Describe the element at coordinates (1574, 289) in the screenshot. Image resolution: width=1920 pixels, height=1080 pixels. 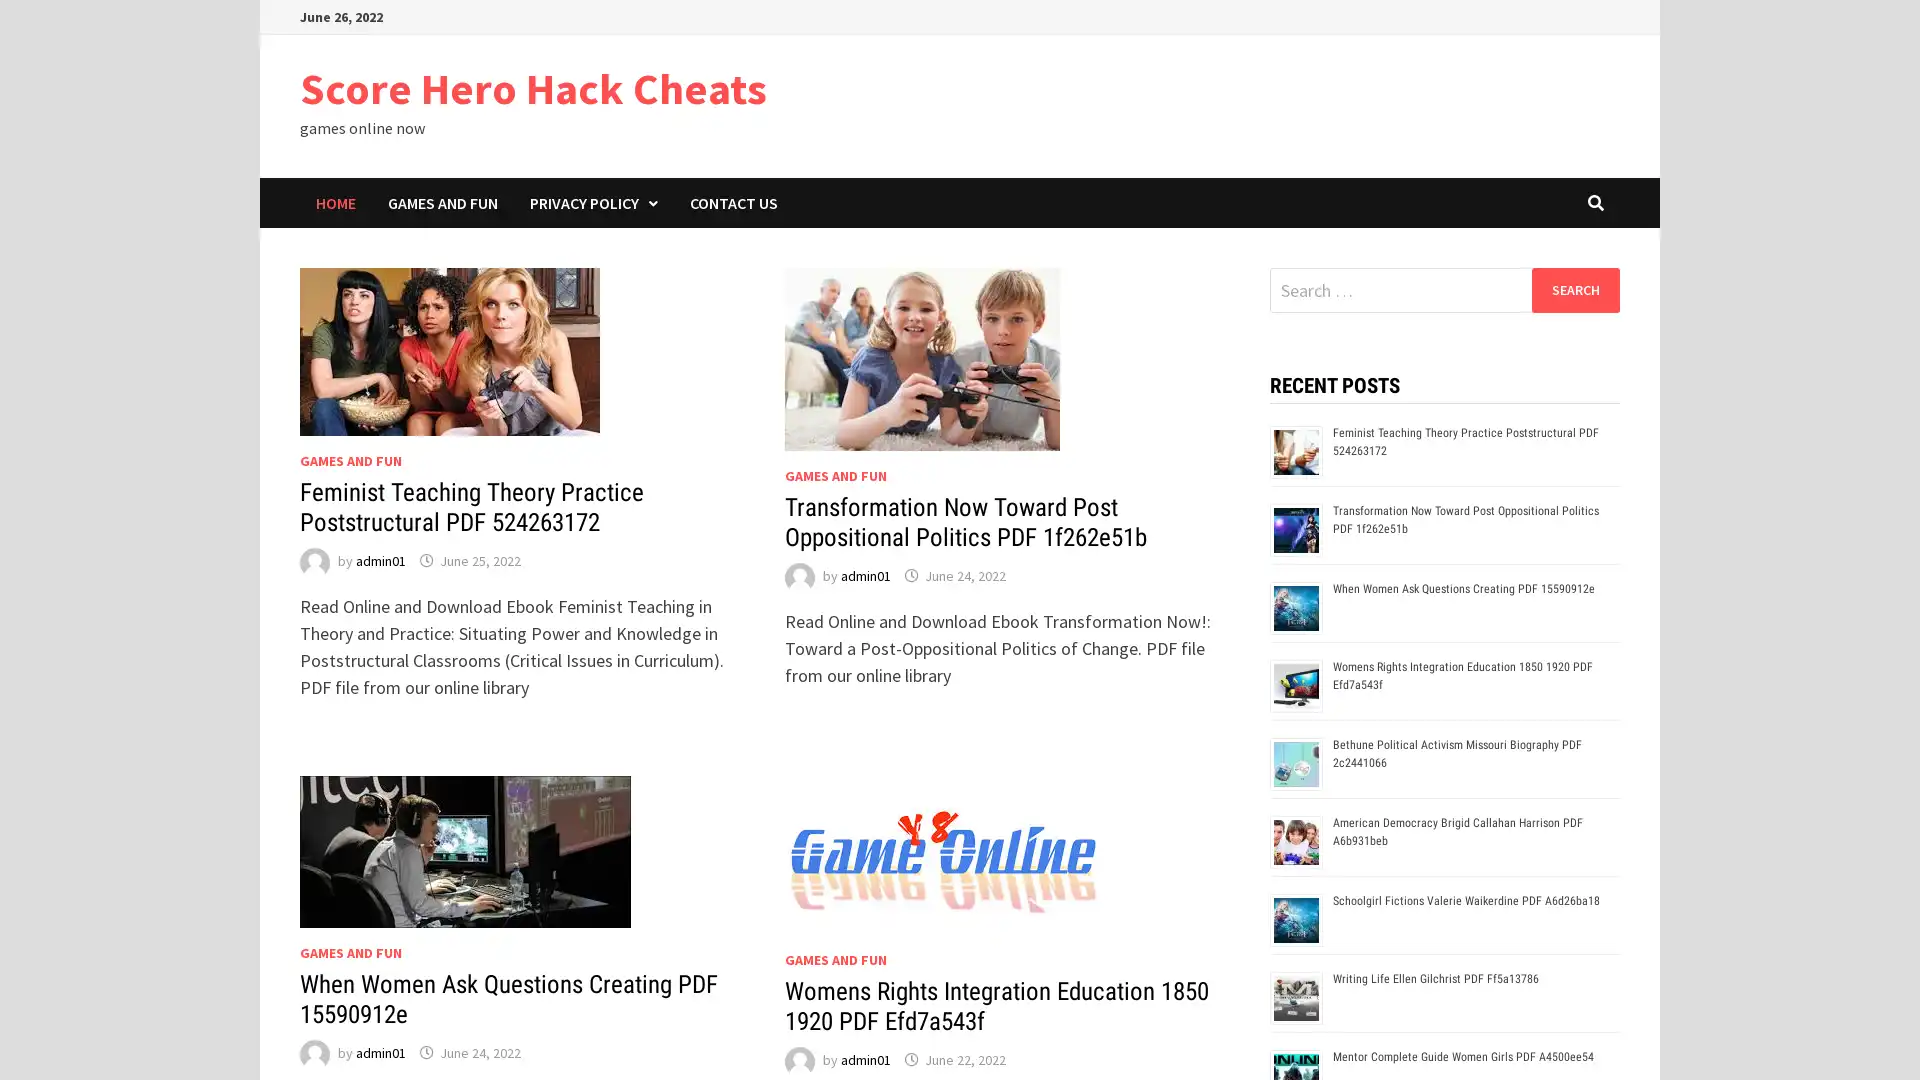
I see `Search` at that location.